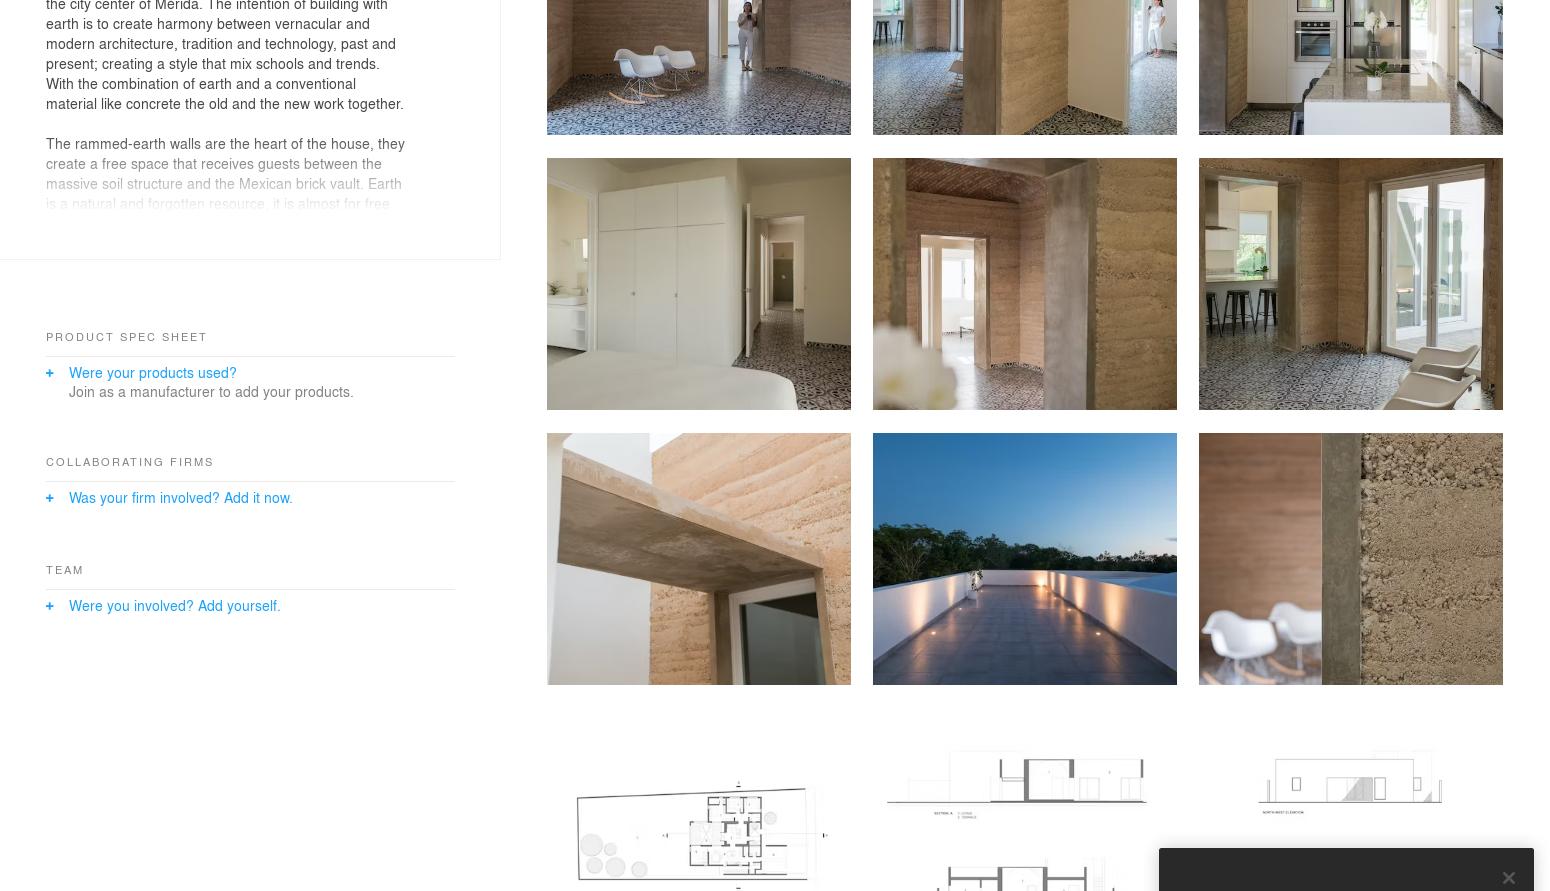 The image size is (1550, 891). What do you see at coordinates (178, 495) in the screenshot?
I see `'Was your firm involved? Add it now.'` at bounding box center [178, 495].